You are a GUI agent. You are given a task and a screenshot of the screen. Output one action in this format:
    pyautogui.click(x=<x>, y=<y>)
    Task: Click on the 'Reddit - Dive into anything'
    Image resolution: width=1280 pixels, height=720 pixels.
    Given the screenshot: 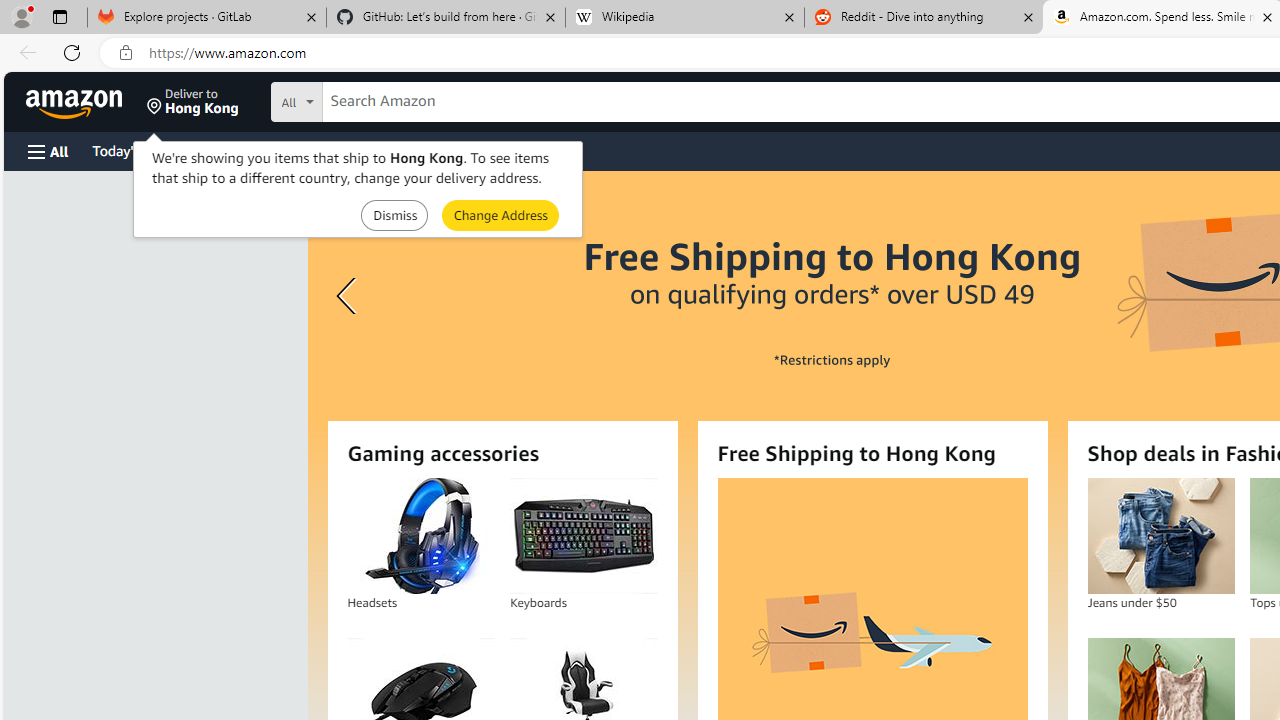 What is the action you would take?
    pyautogui.click(x=923, y=17)
    